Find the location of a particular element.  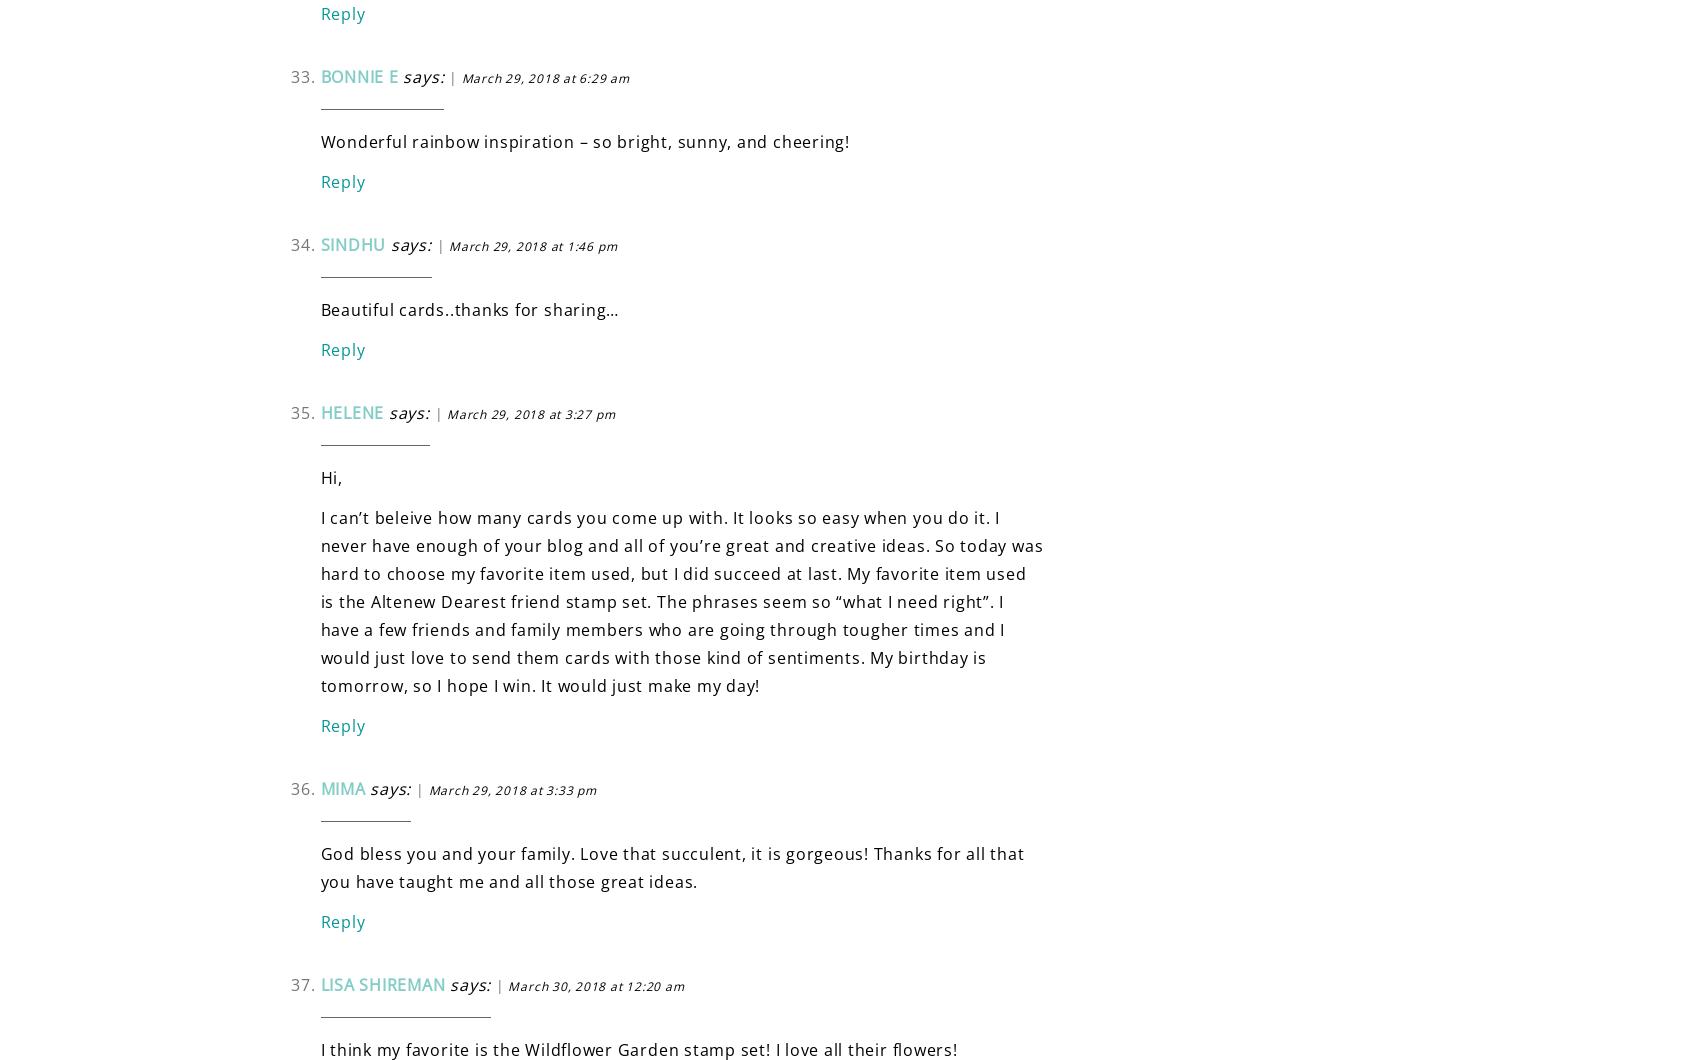

'I can’t beleive how many cards you come up with. It looks so easy when you do it. I never have enough of your blog and all of you’re great and creative ideas. So today was hard to choose my favorite item used, but I did succeed at last. My favorite item used is the Altenew Dearest friend stamp set. The phrases seem so “what I need right”.  I have a few friends and family members who are going through tougher times and I would just love to send them cards with those kind of sentiments. My birthday is tomorrow, so I hope I win. It would just make my day!' is located at coordinates (319, 601).